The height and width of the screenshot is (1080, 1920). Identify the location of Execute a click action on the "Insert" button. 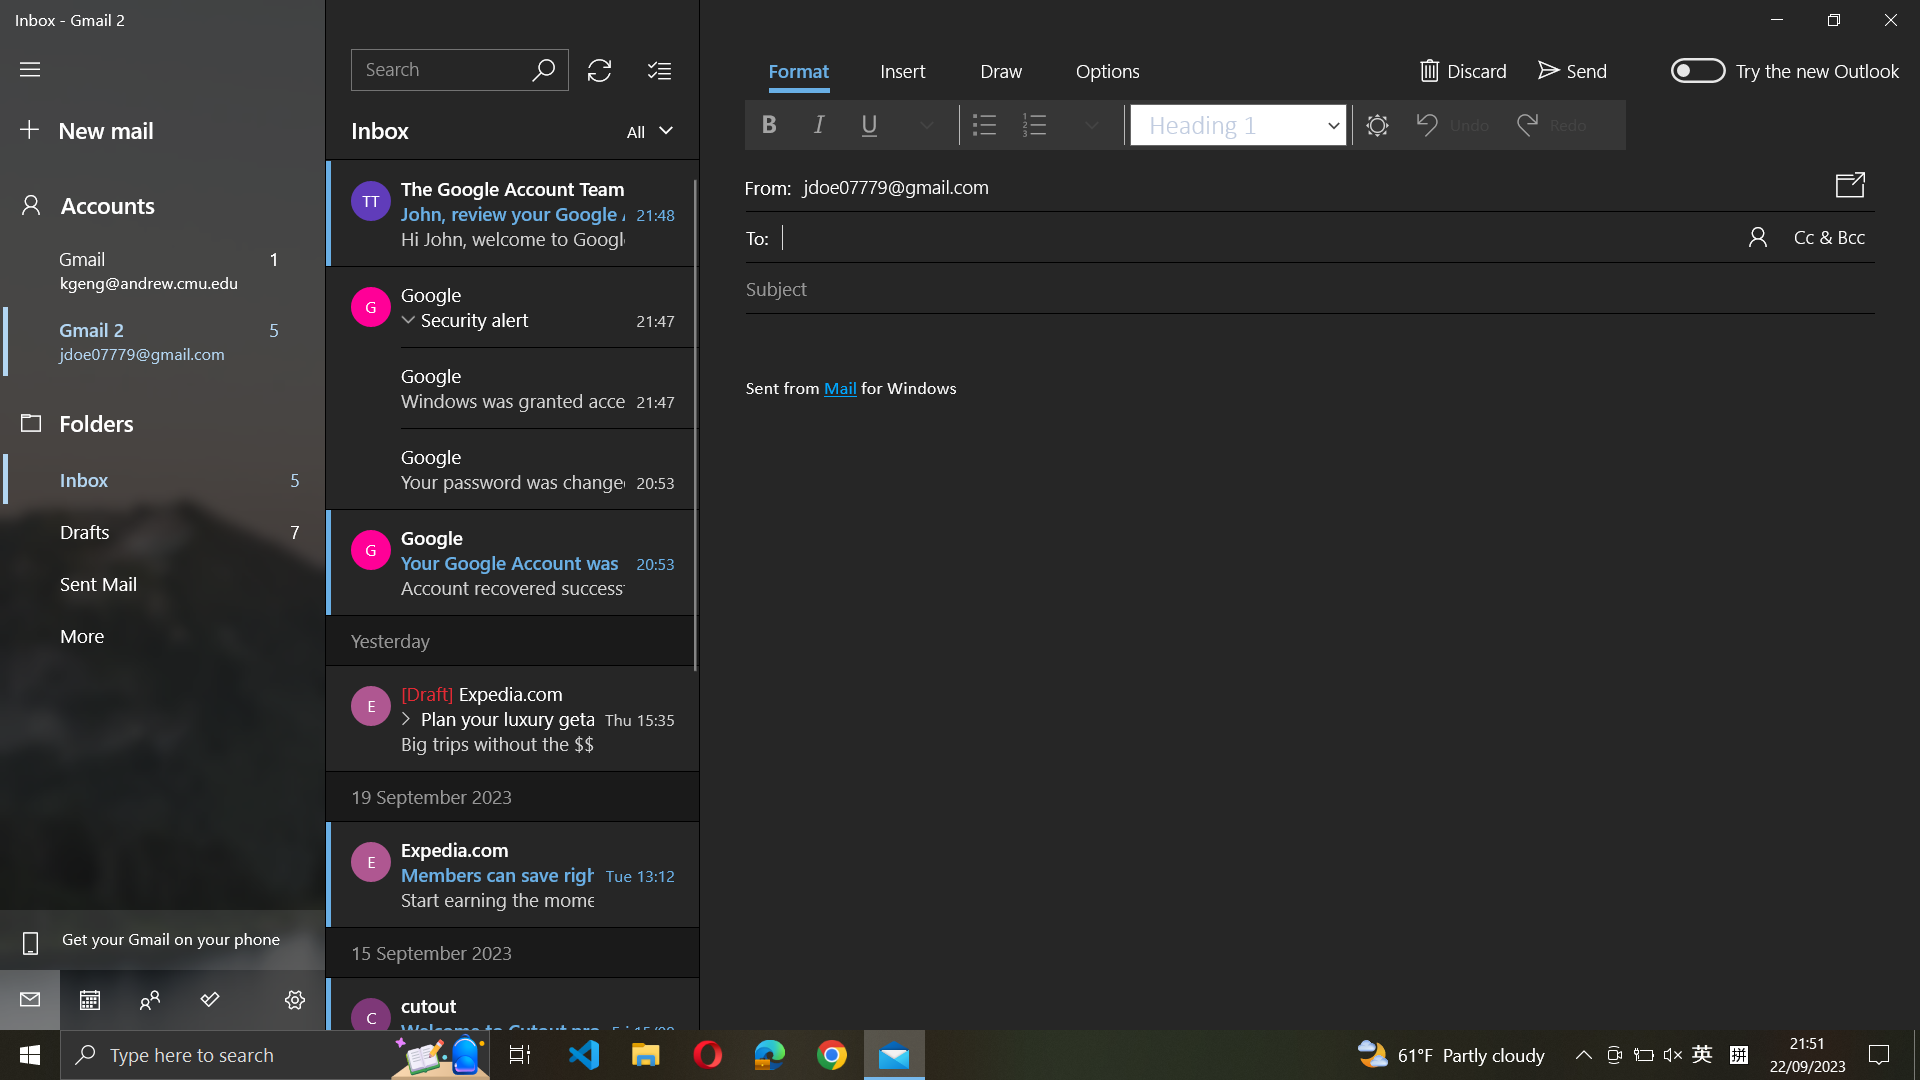
(901, 72).